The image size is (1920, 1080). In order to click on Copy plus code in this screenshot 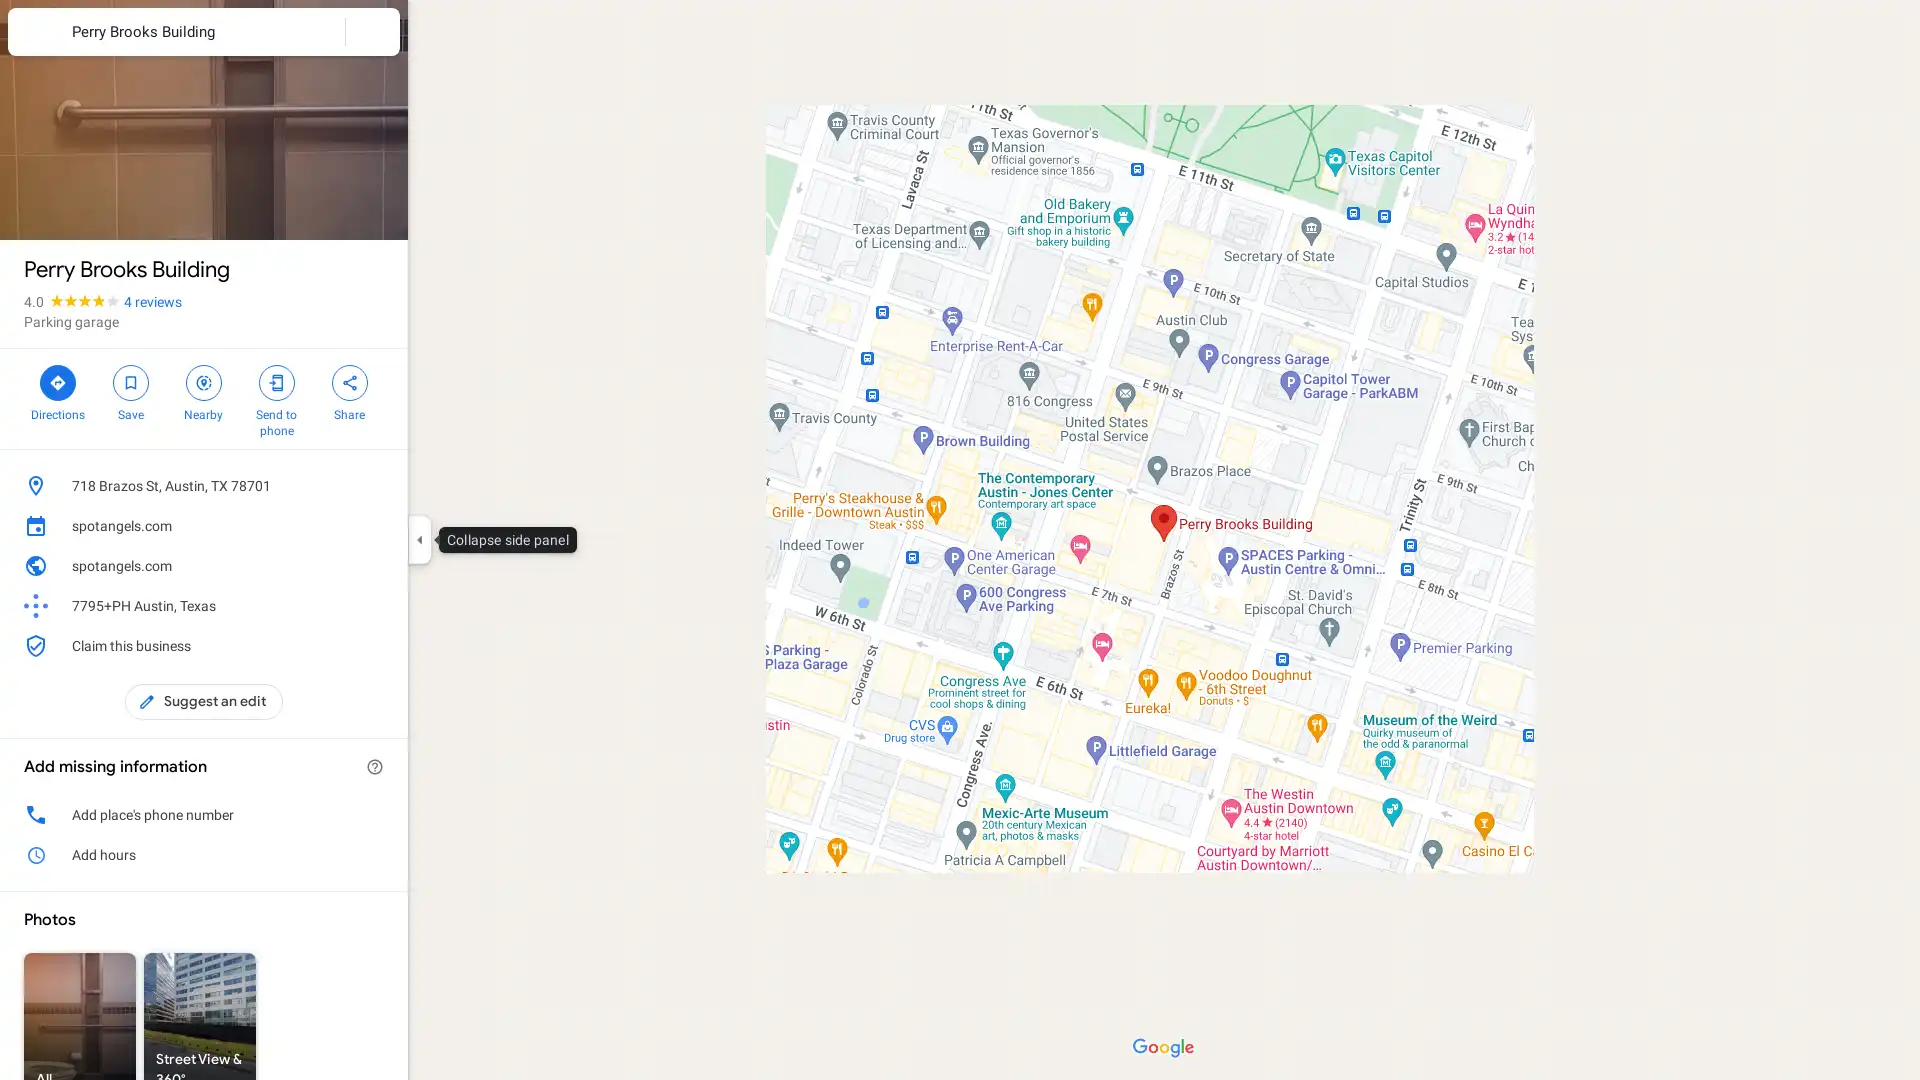, I will do `click(344, 604)`.